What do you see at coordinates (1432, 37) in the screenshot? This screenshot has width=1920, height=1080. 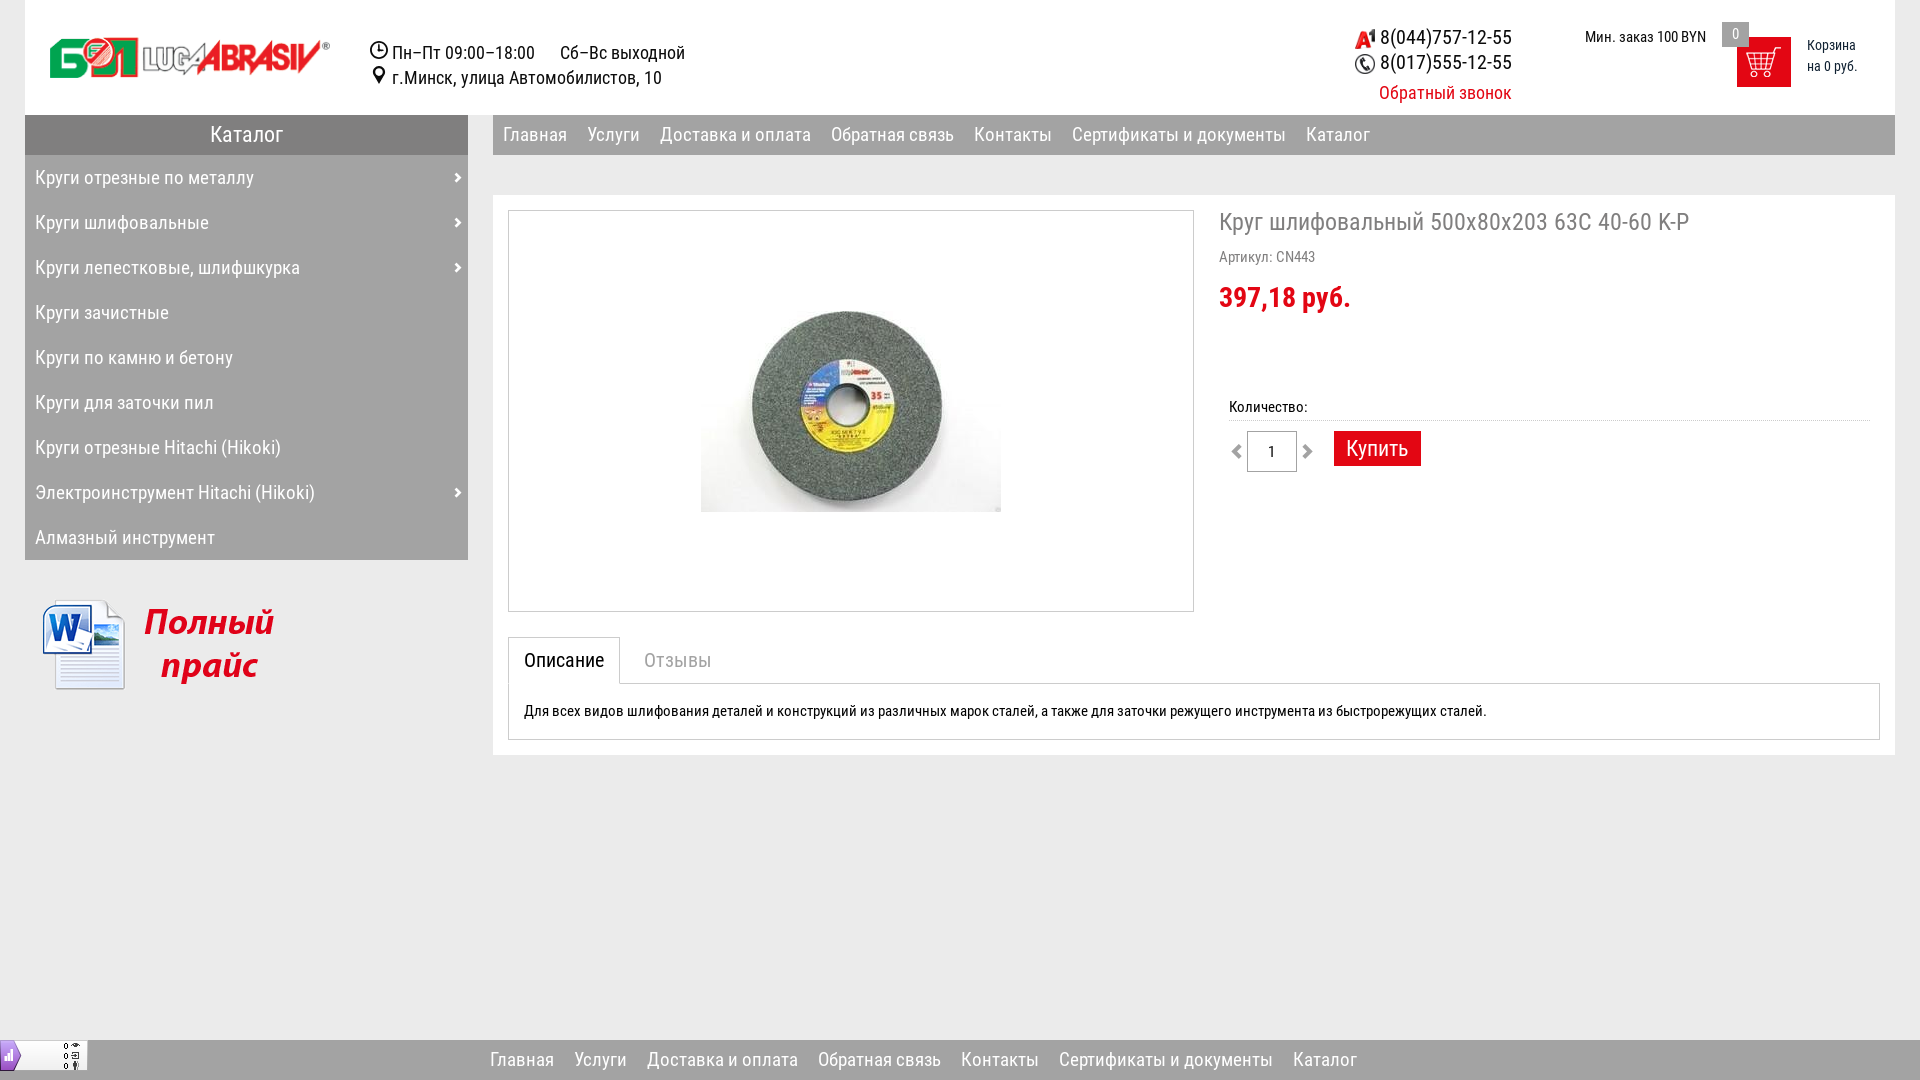 I see `'8(044)757-12-55'` at bounding box center [1432, 37].